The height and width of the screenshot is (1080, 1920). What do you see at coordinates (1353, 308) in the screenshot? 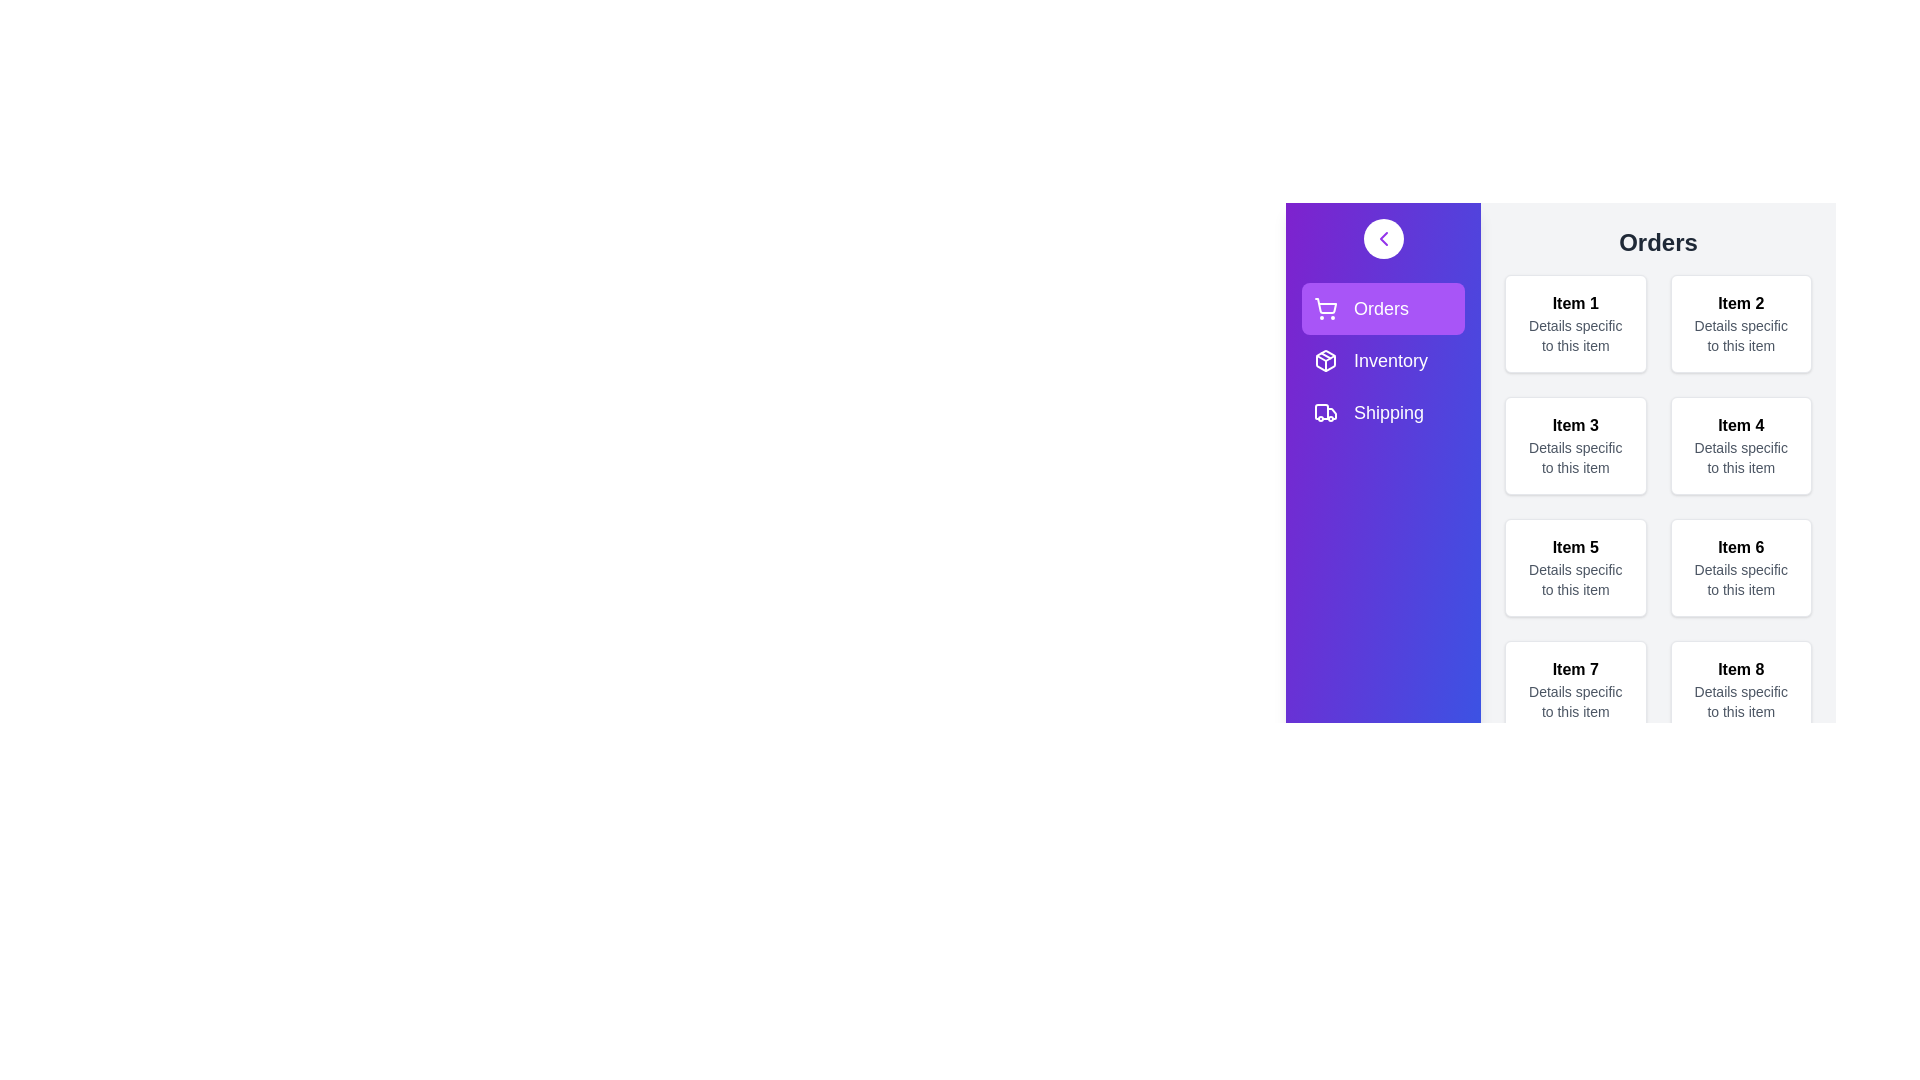
I see `the Orders section from the navigation menu` at bounding box center [1353, 308].